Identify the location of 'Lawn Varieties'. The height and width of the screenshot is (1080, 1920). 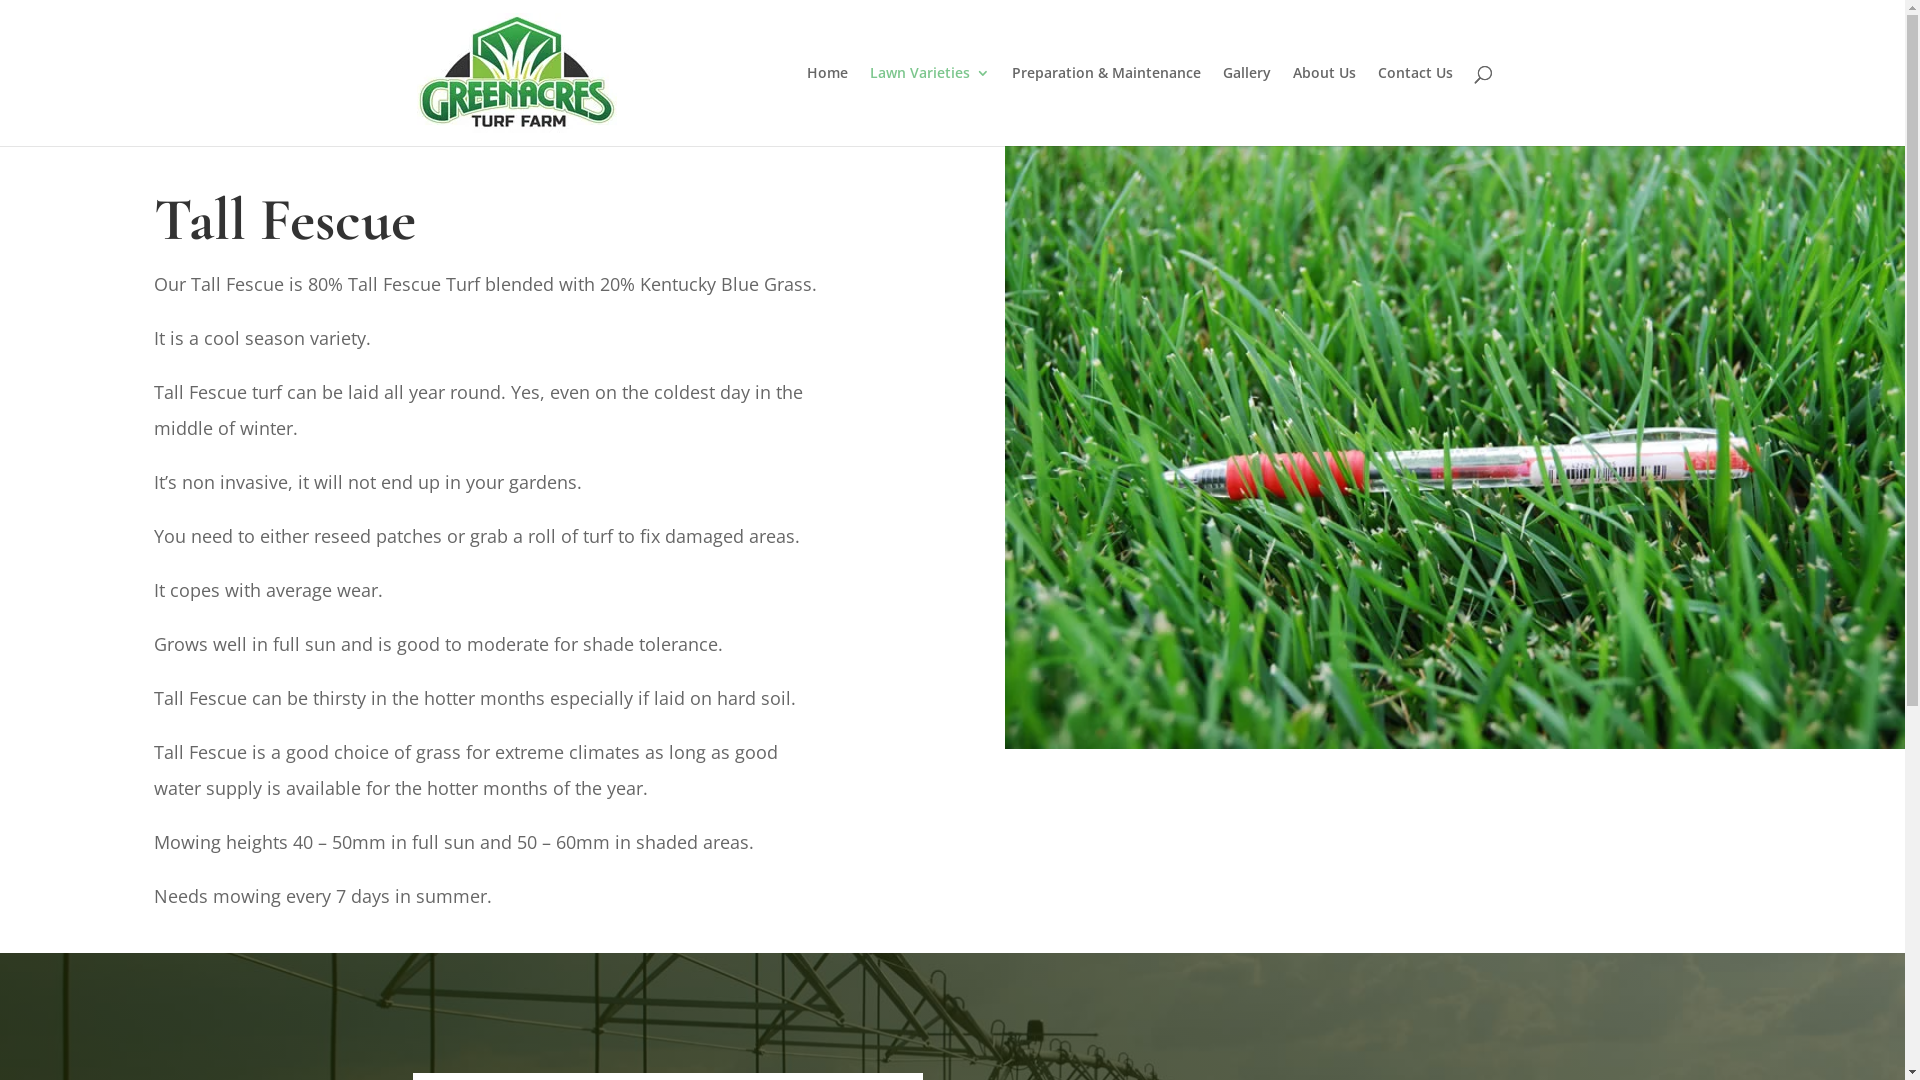
(929, 105).